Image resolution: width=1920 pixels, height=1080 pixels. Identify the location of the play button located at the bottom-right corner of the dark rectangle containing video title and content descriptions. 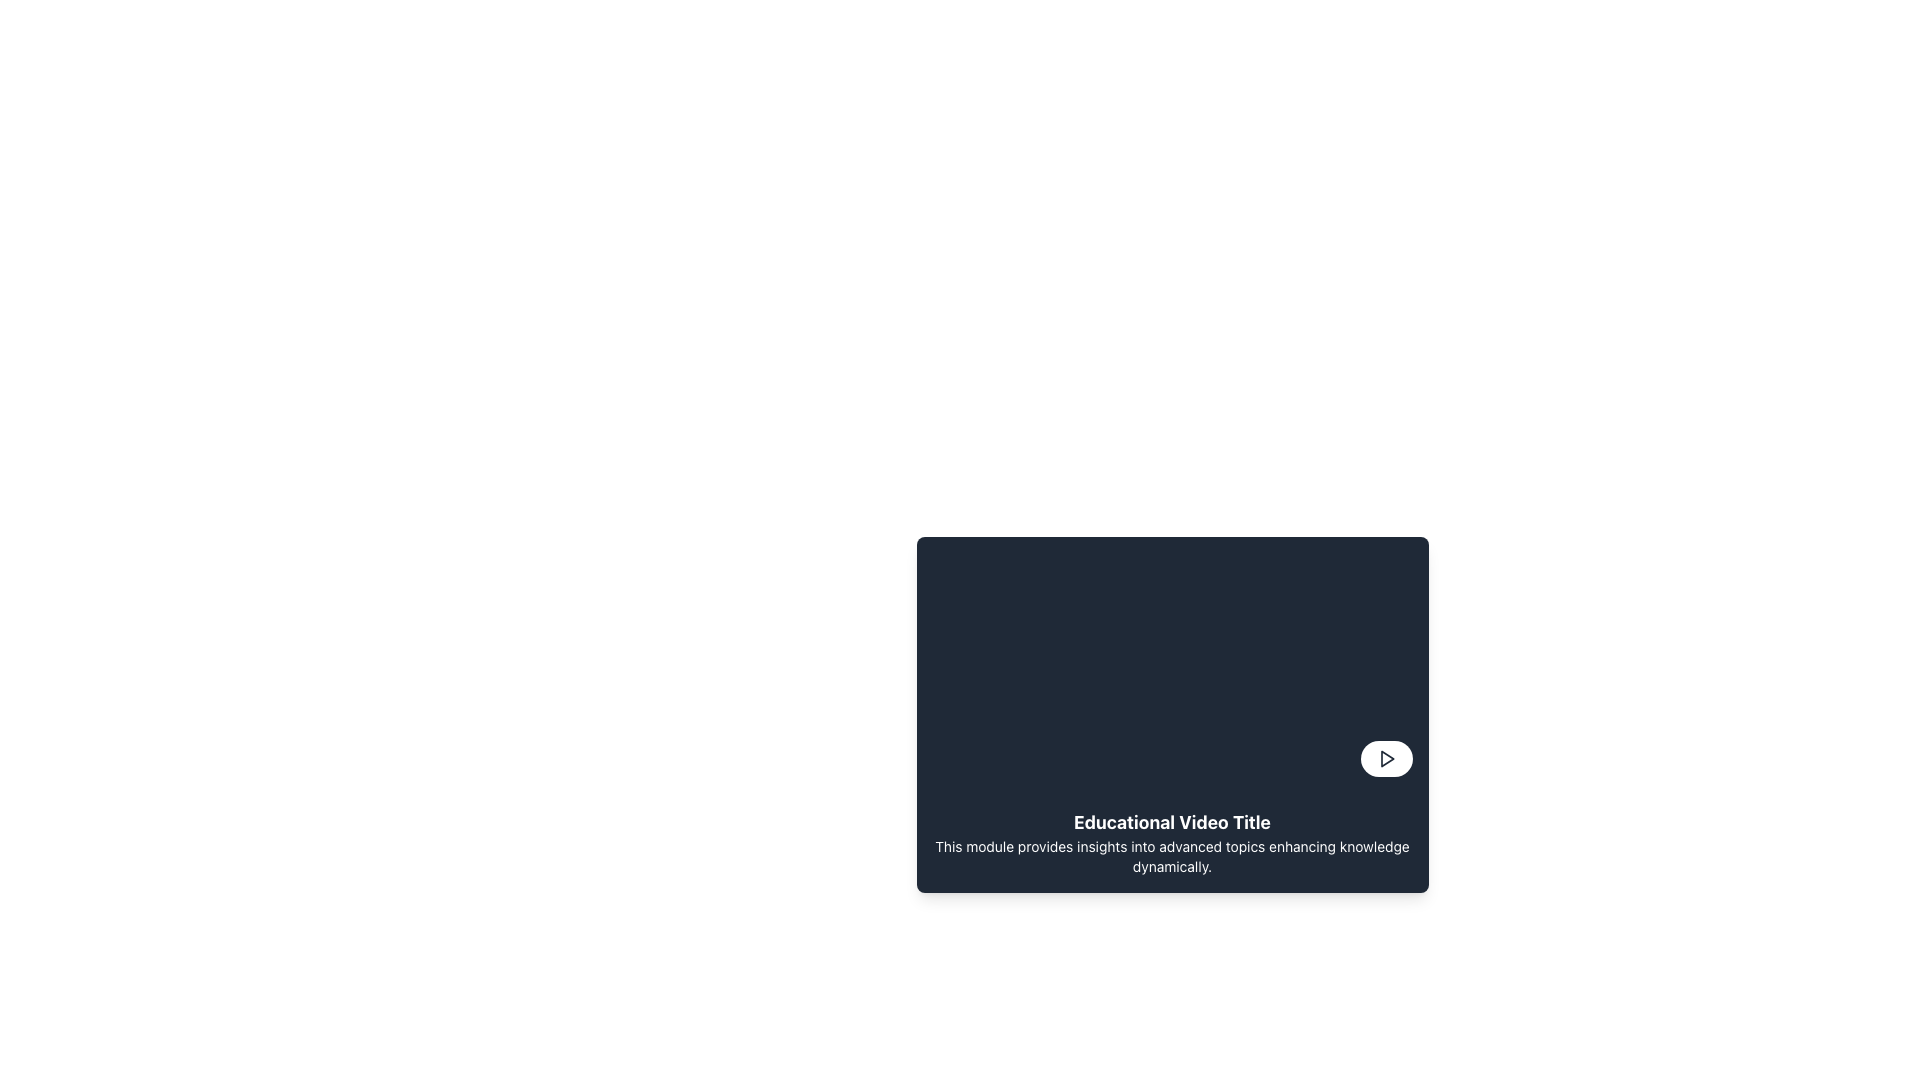
(1385, 759).